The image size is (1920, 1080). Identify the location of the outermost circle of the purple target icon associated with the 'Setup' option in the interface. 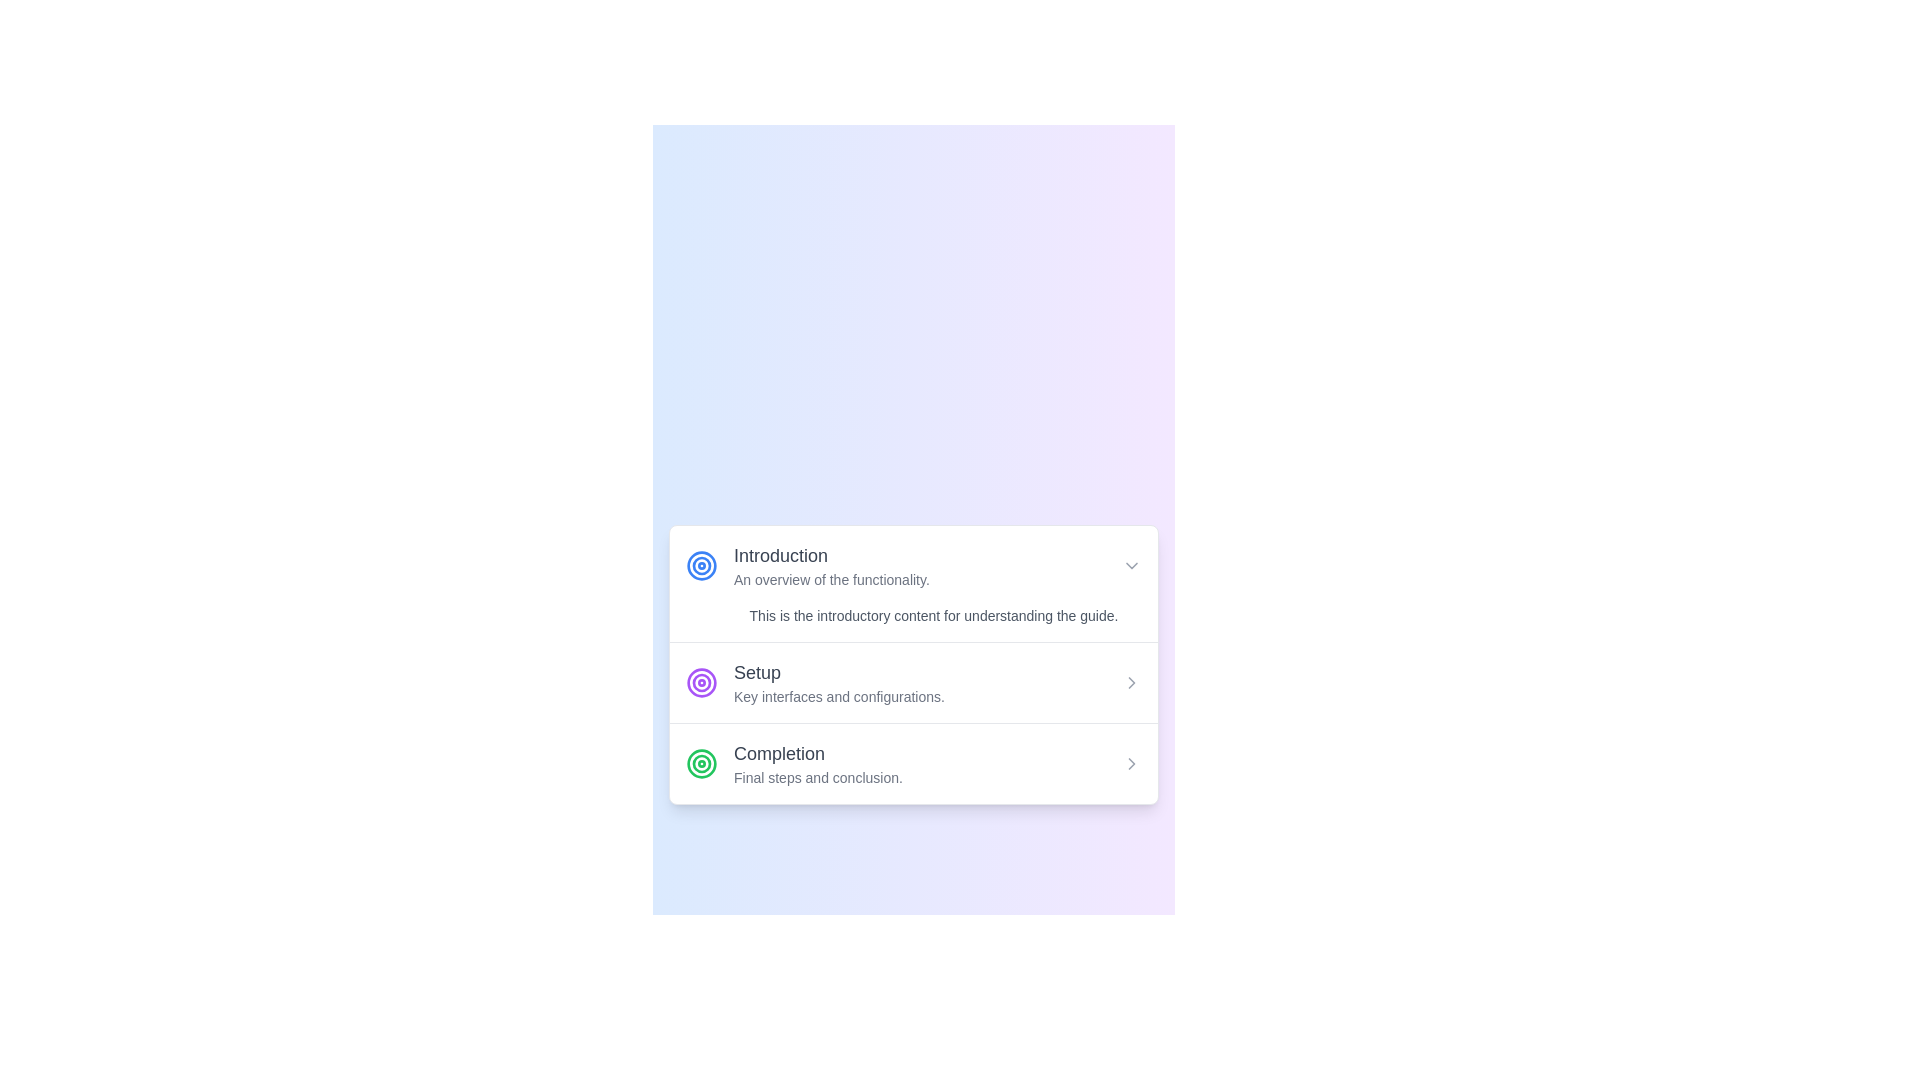
(701, 681).